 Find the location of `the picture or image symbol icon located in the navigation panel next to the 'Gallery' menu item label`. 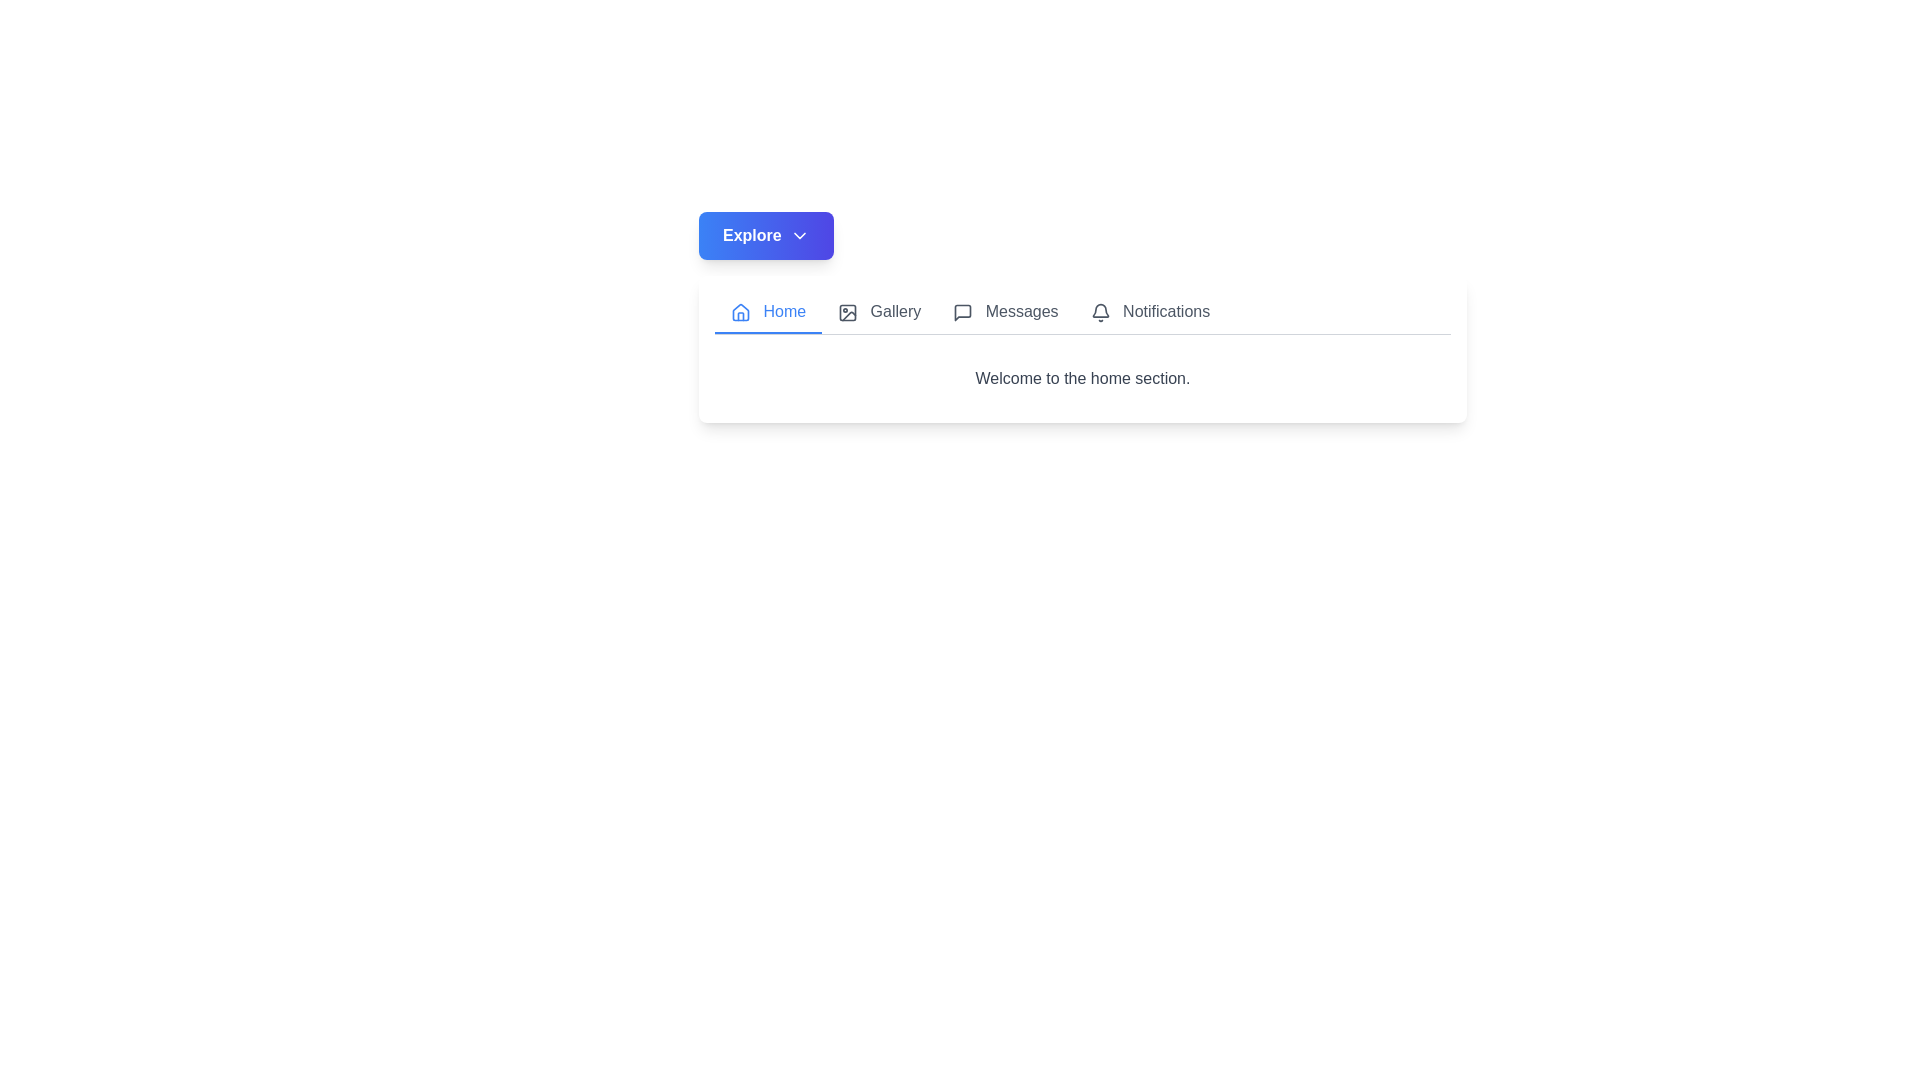

the picture or image symbol icon located in the navigation panel next to the 'Gallery' menu item label is located at coordinates (848, 312).